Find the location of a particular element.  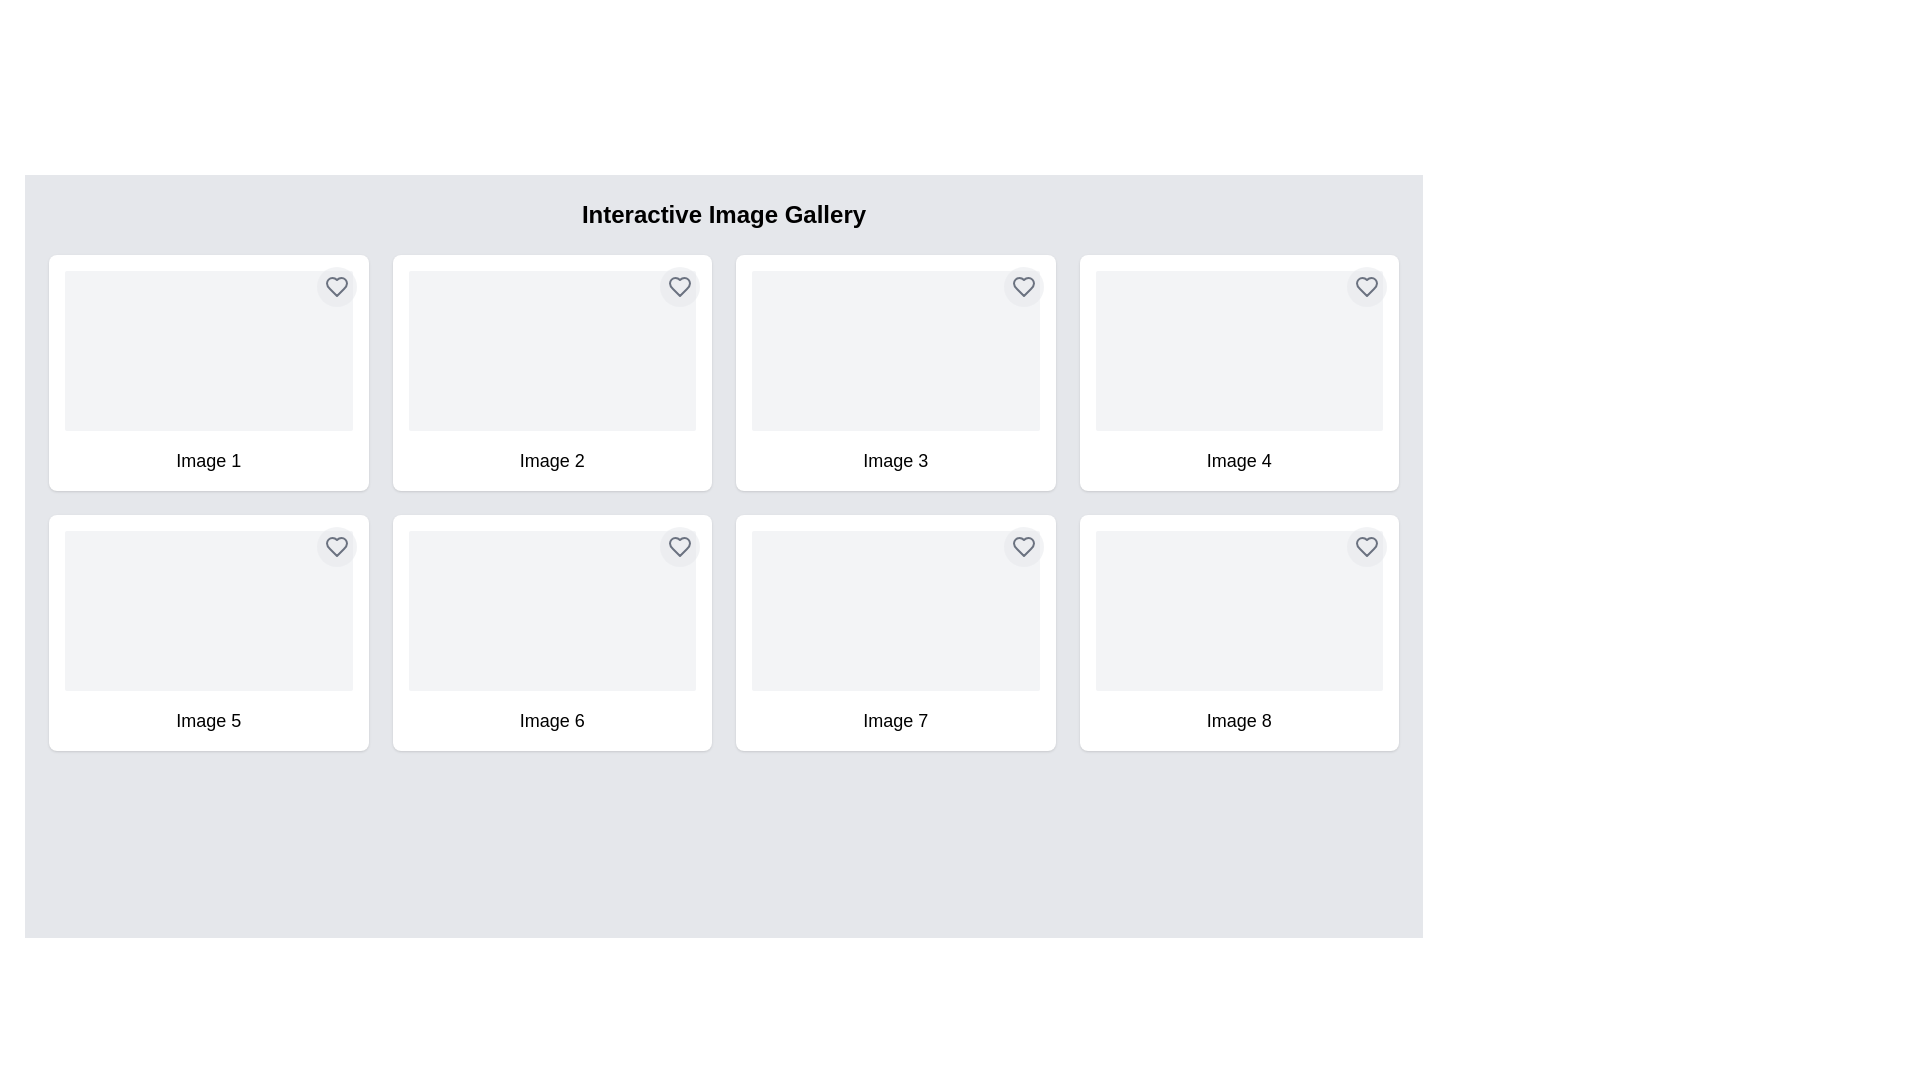

the heart icon representing the 'like' action in the interactive gallery, located at the top-right corner of 'Image 7' in the second row is located at coordinates (1023, 547).